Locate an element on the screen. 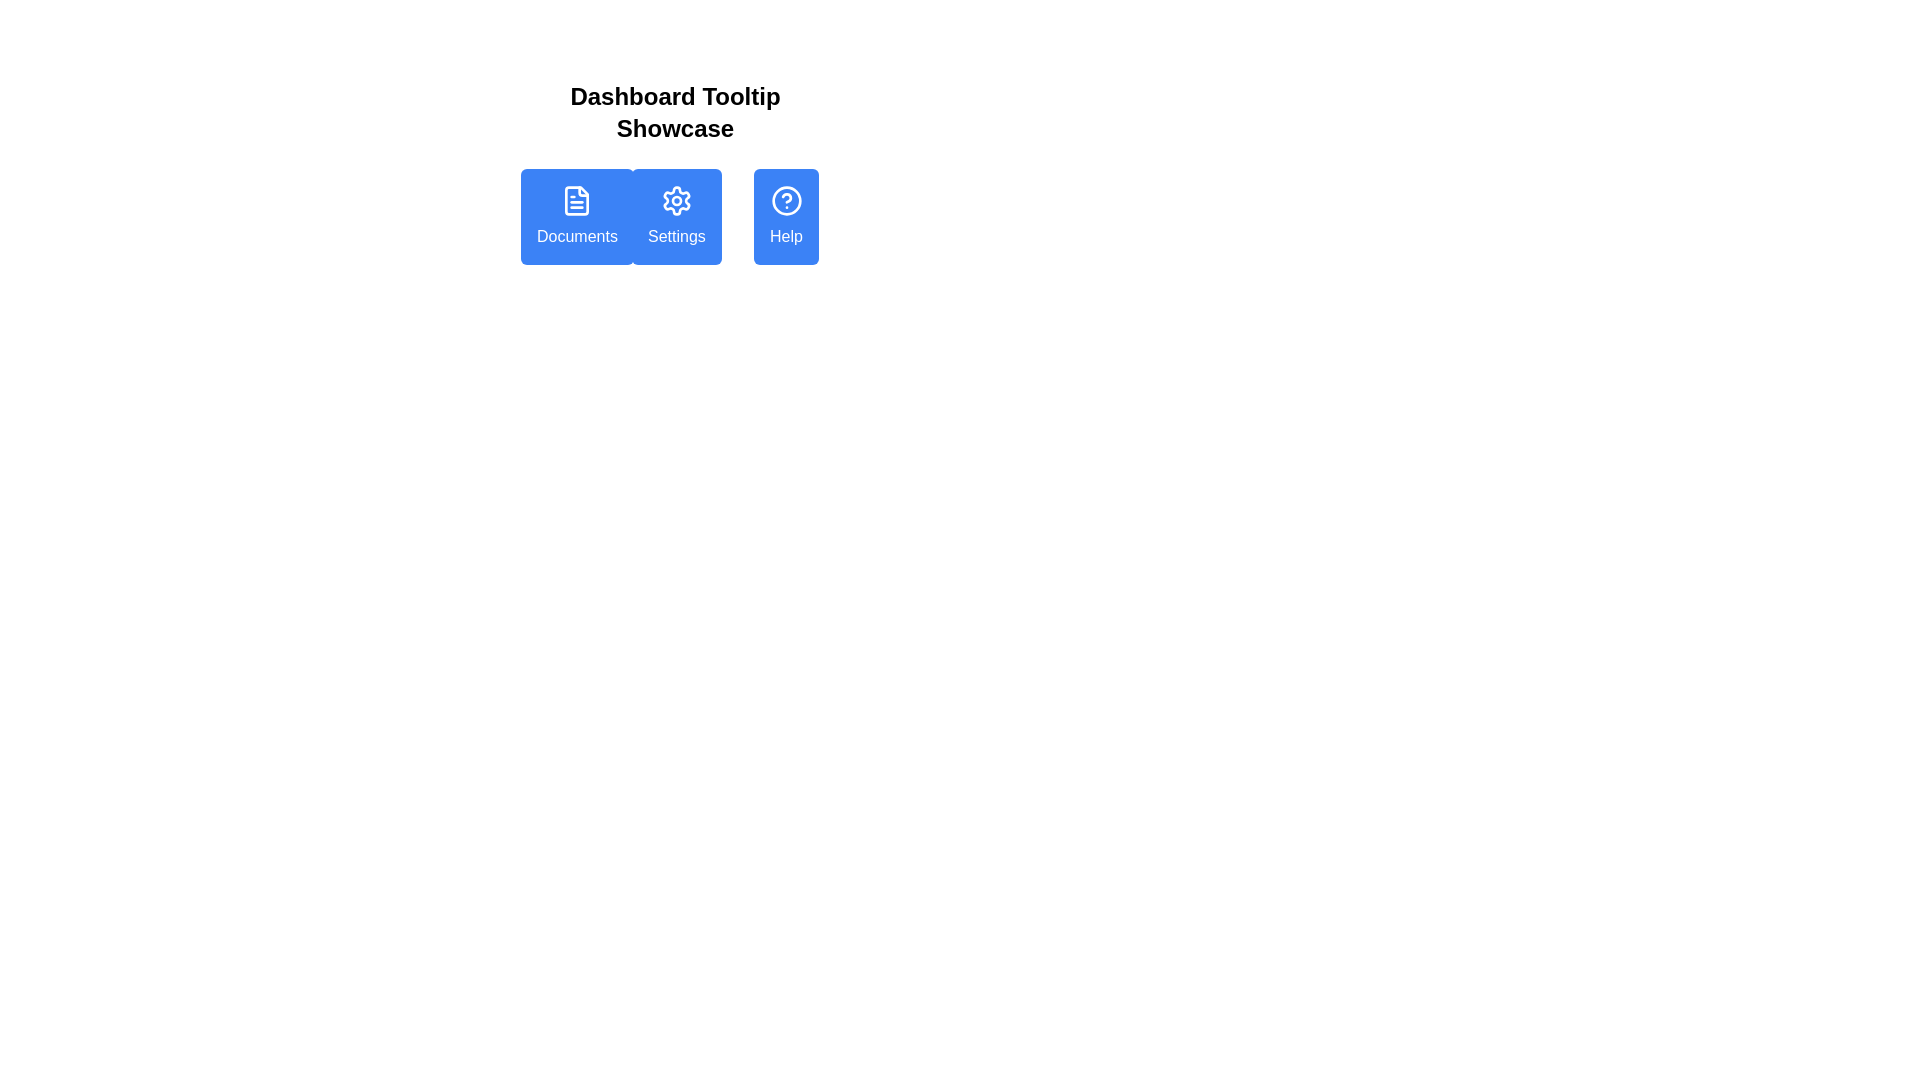 Image resolution: width=1920 pixels, height=1080 pixels. the blue 'Help' button located in the top-right section of the main button group below the 'Dashboard Tooltip Showcase' heading is located at coordinates (785, 216).